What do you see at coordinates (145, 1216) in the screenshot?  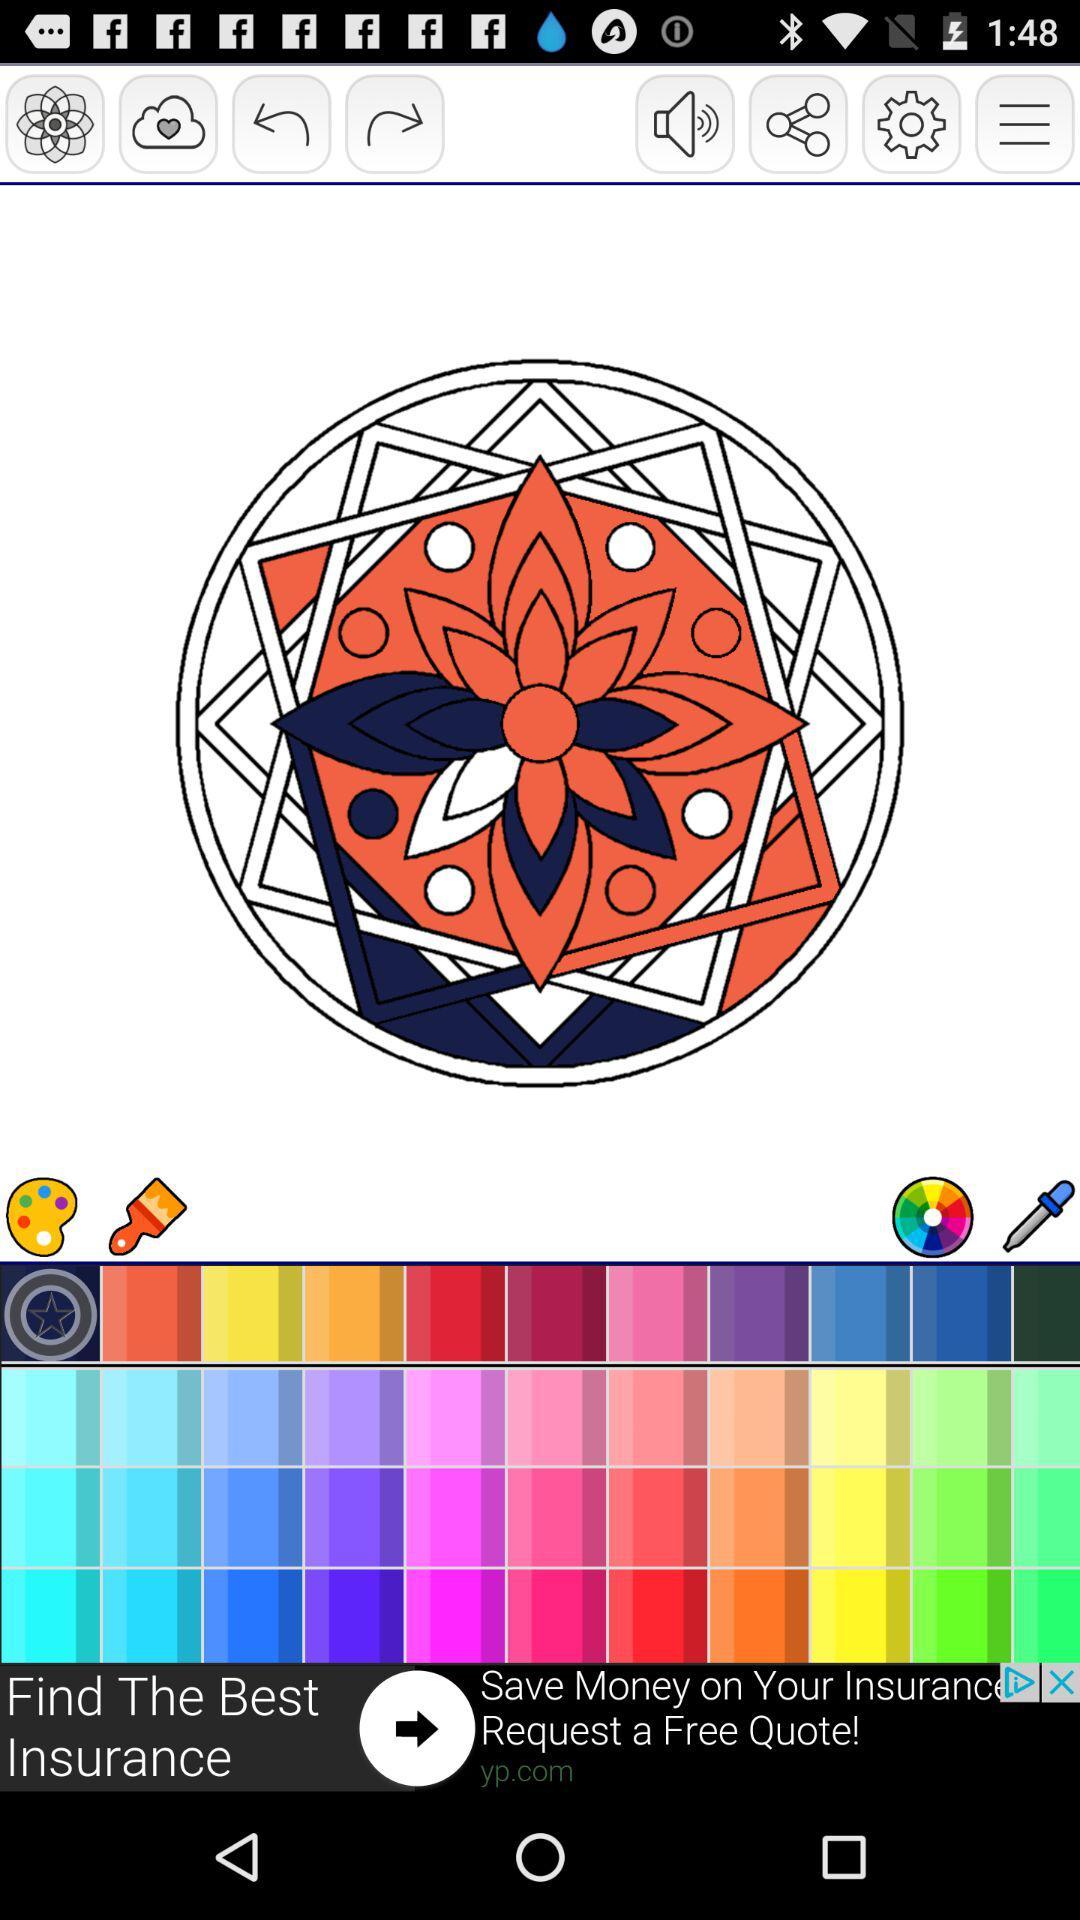 I see `paintbrush` at bounding box center [145, 1216].